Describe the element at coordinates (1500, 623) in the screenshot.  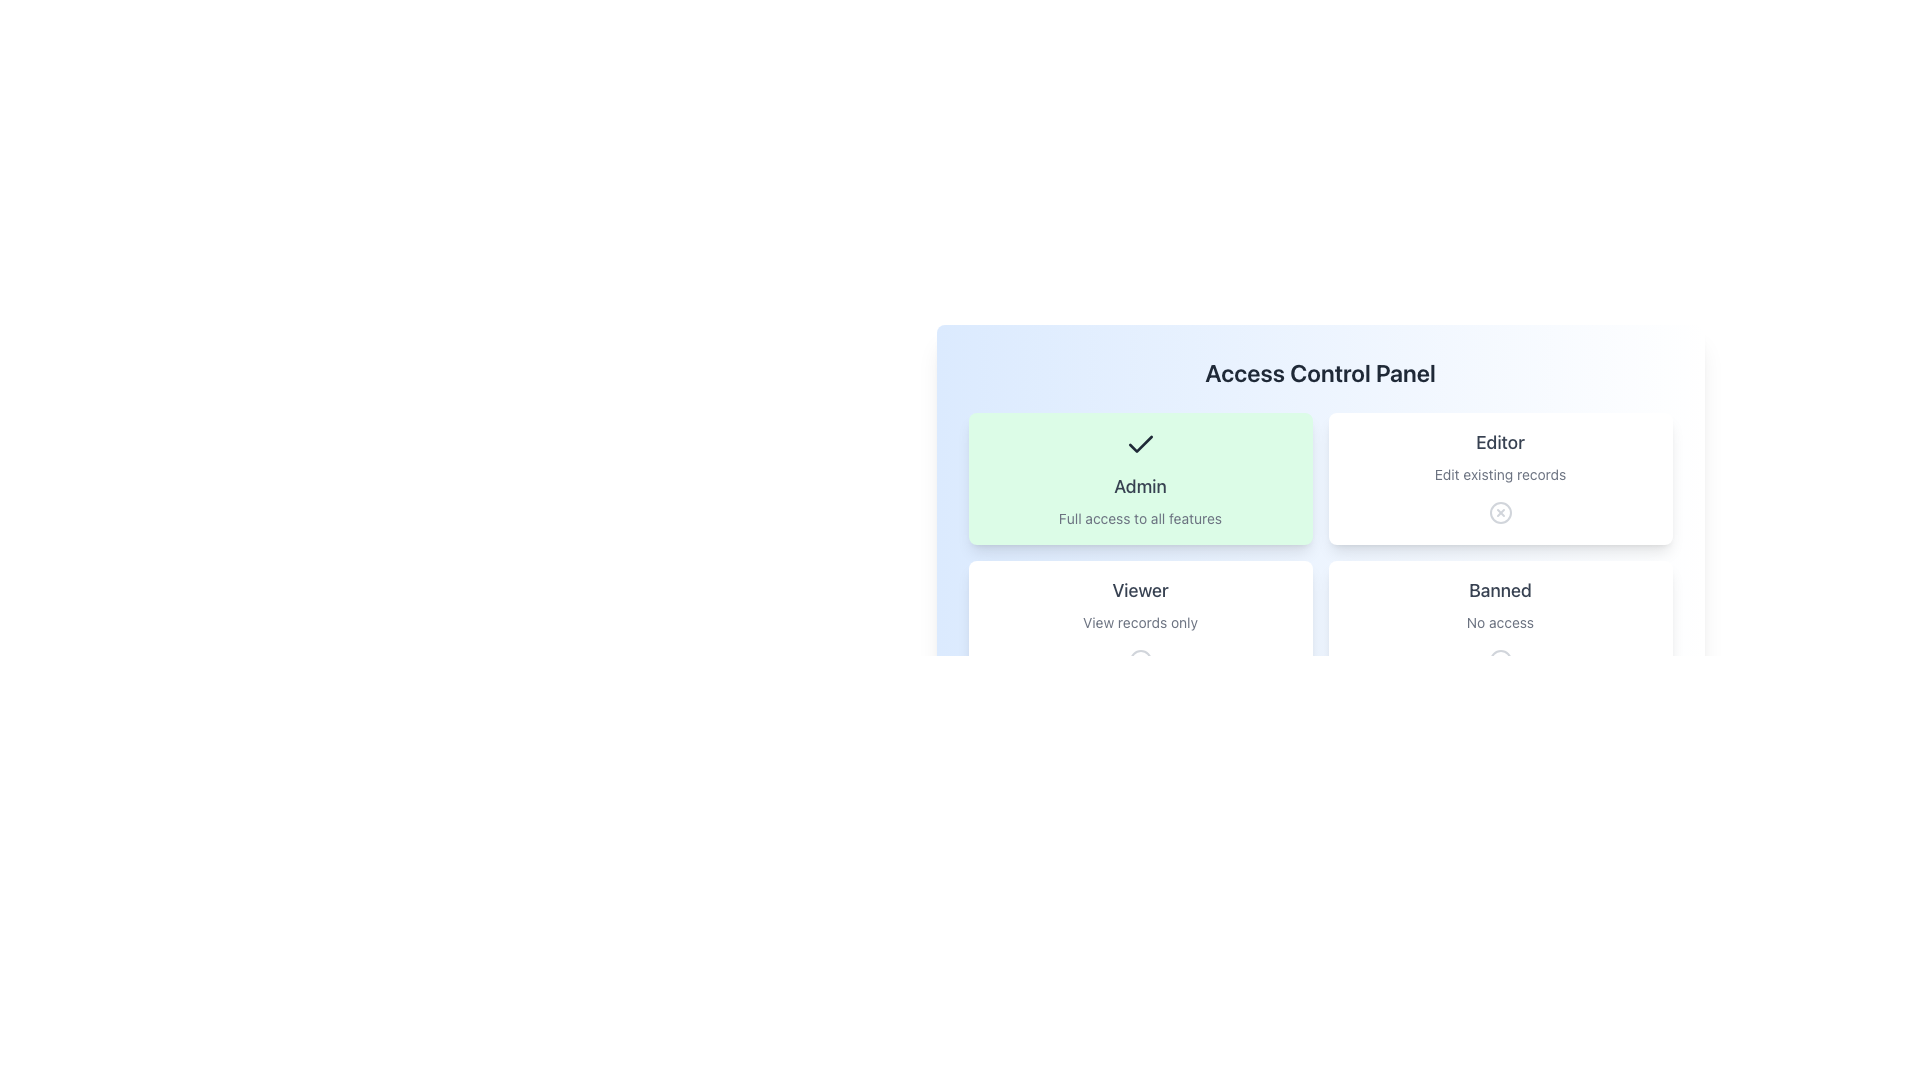
I see `the 'Banned' card element in the lower-right corner of the access control panel interface, which has a bold title and a 'no access' icon` at that location.